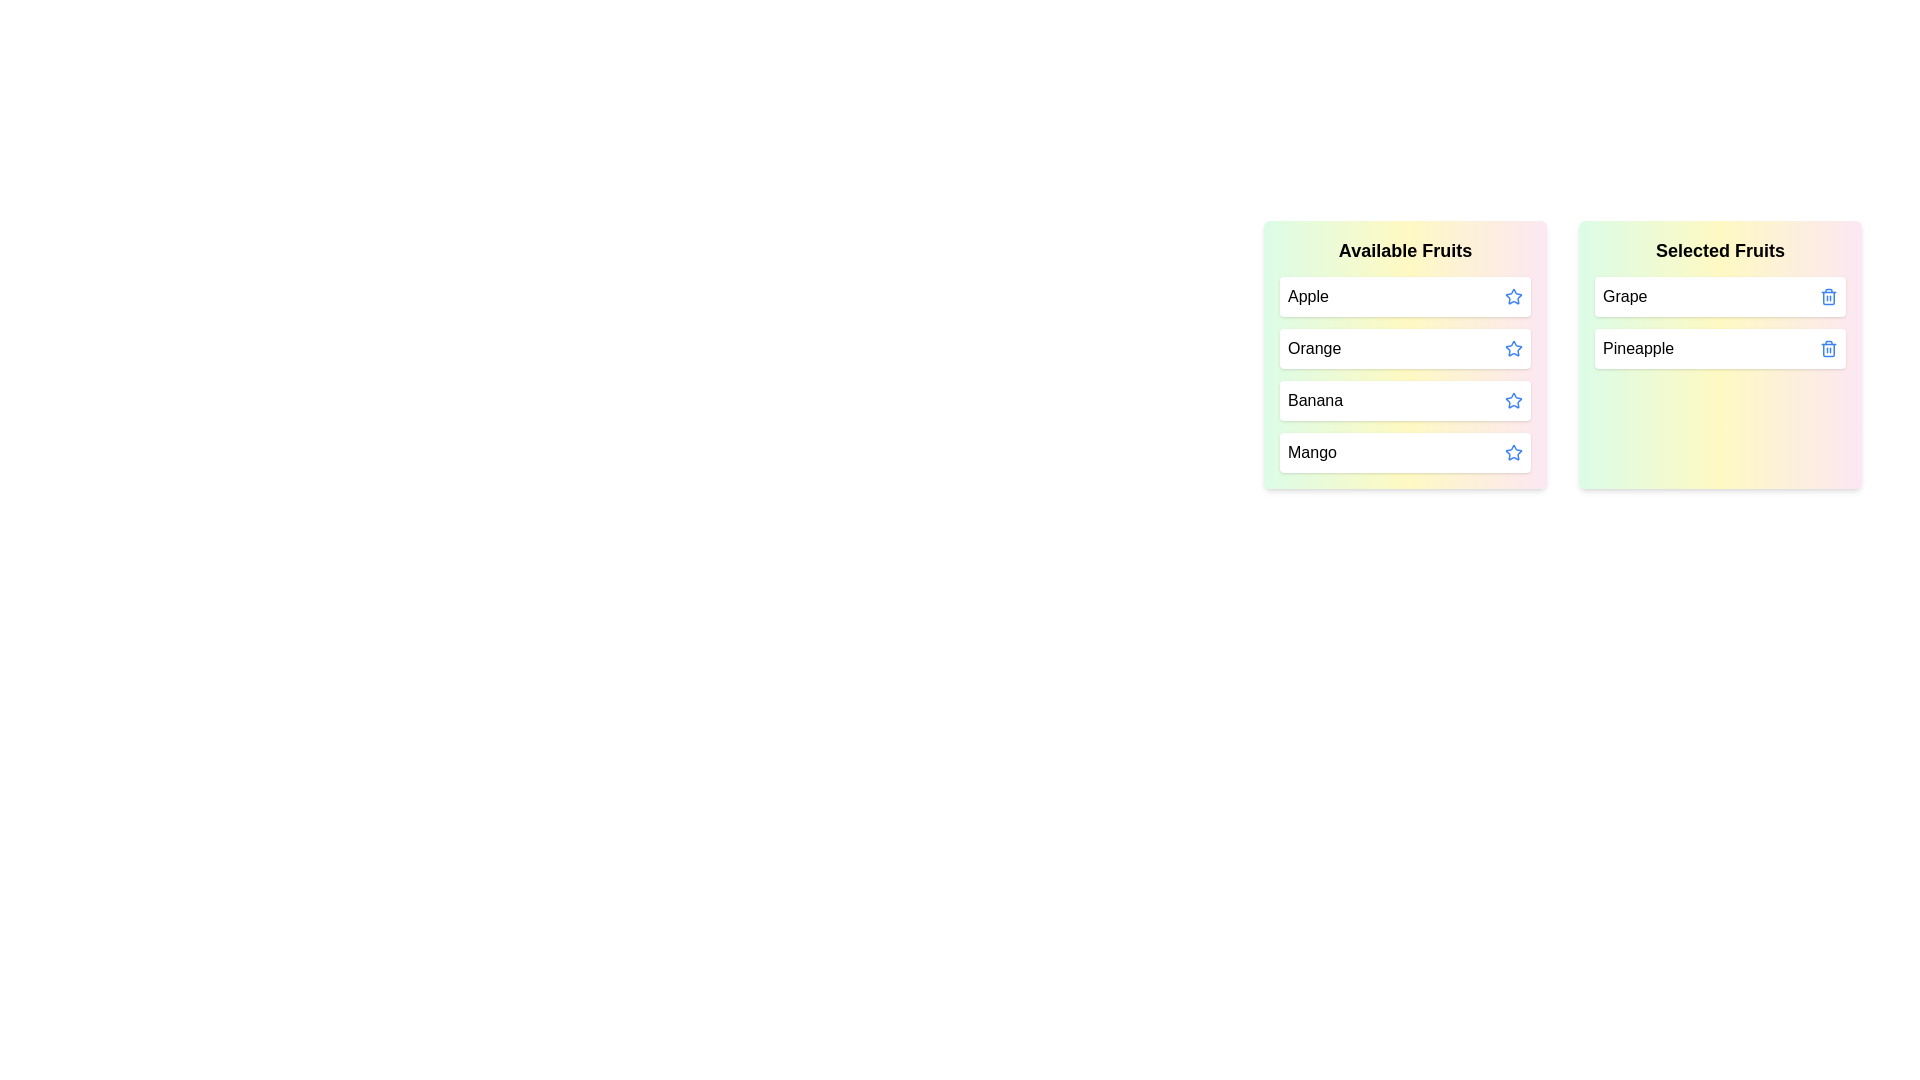 This screenshot has height=1080, width=1920. What do you see at coordinates (1513, 347) in the screenshot?
I see `the star icon of the fruit Orange to move it to the 'Selected Fruits' list` at bounding box center [1513, 347].